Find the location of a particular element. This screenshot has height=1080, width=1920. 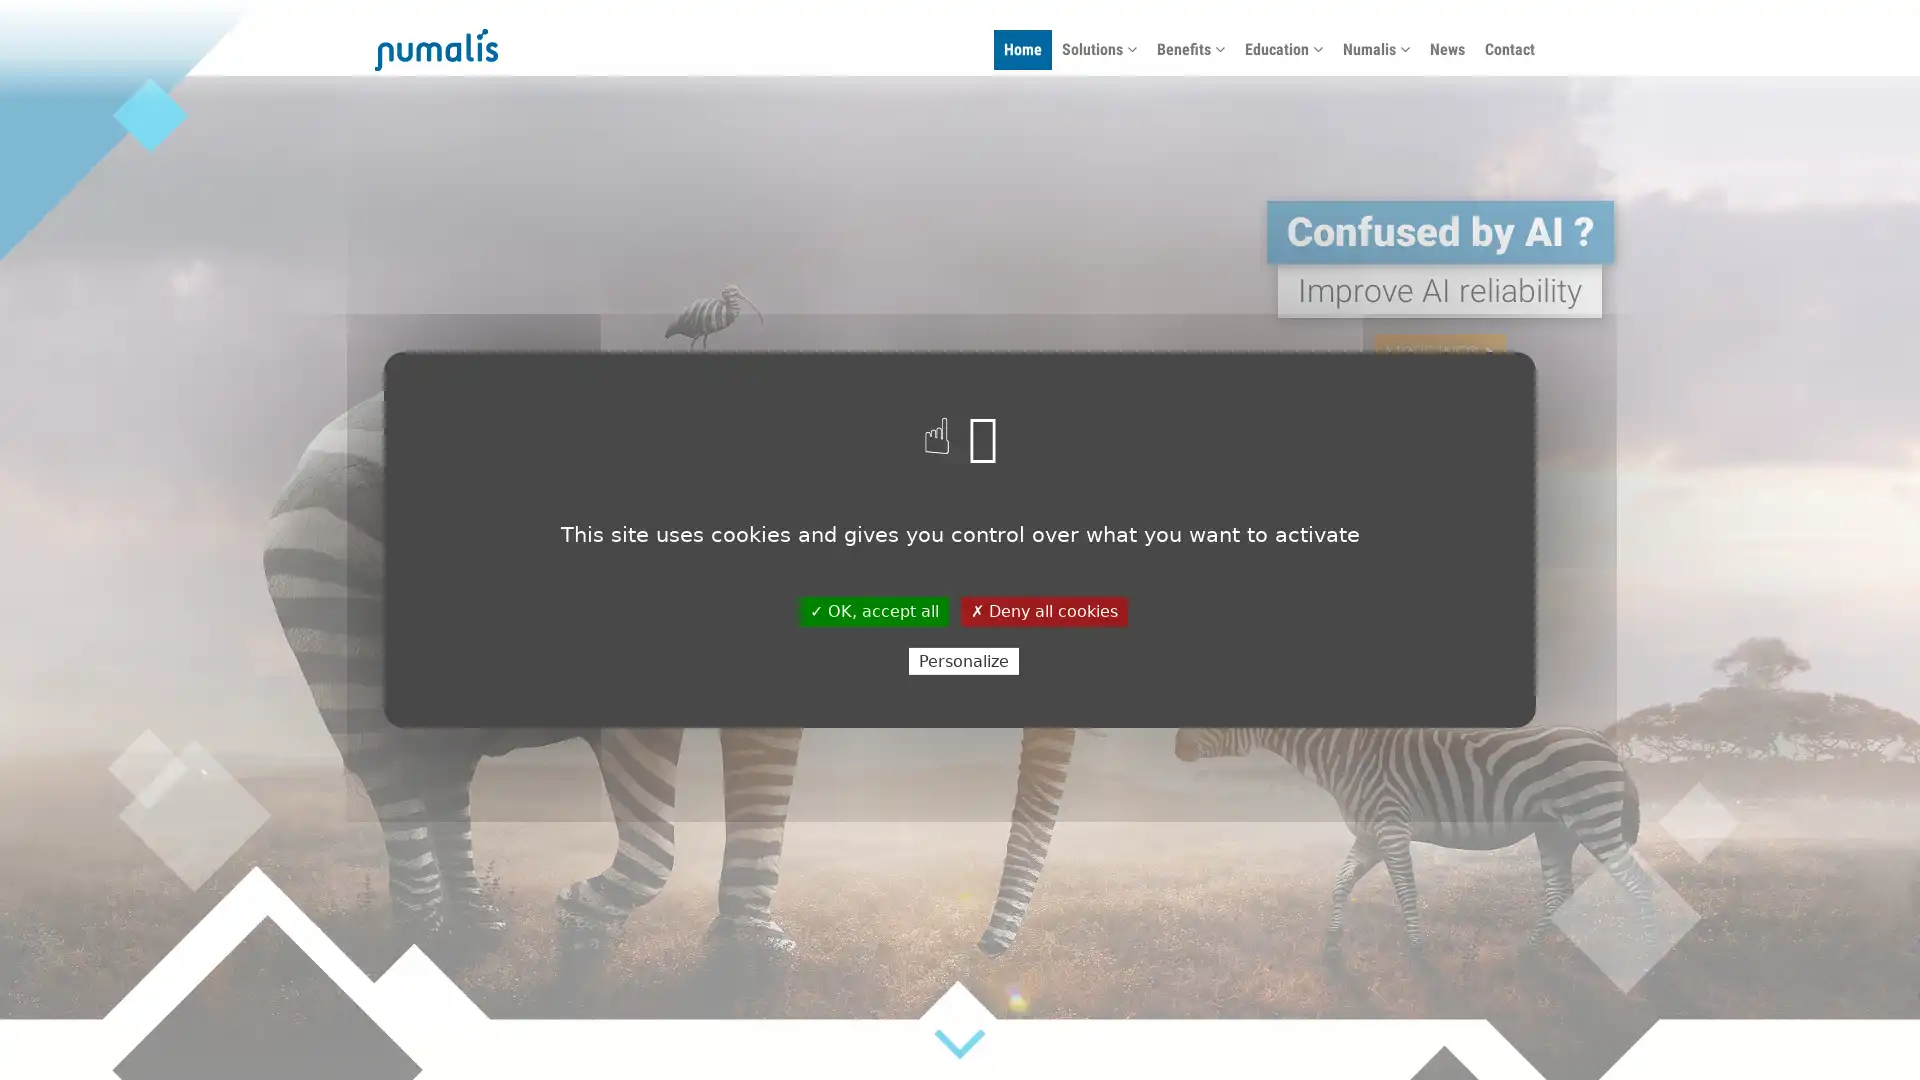

OK, accept all is located at coordinates (873, 610).